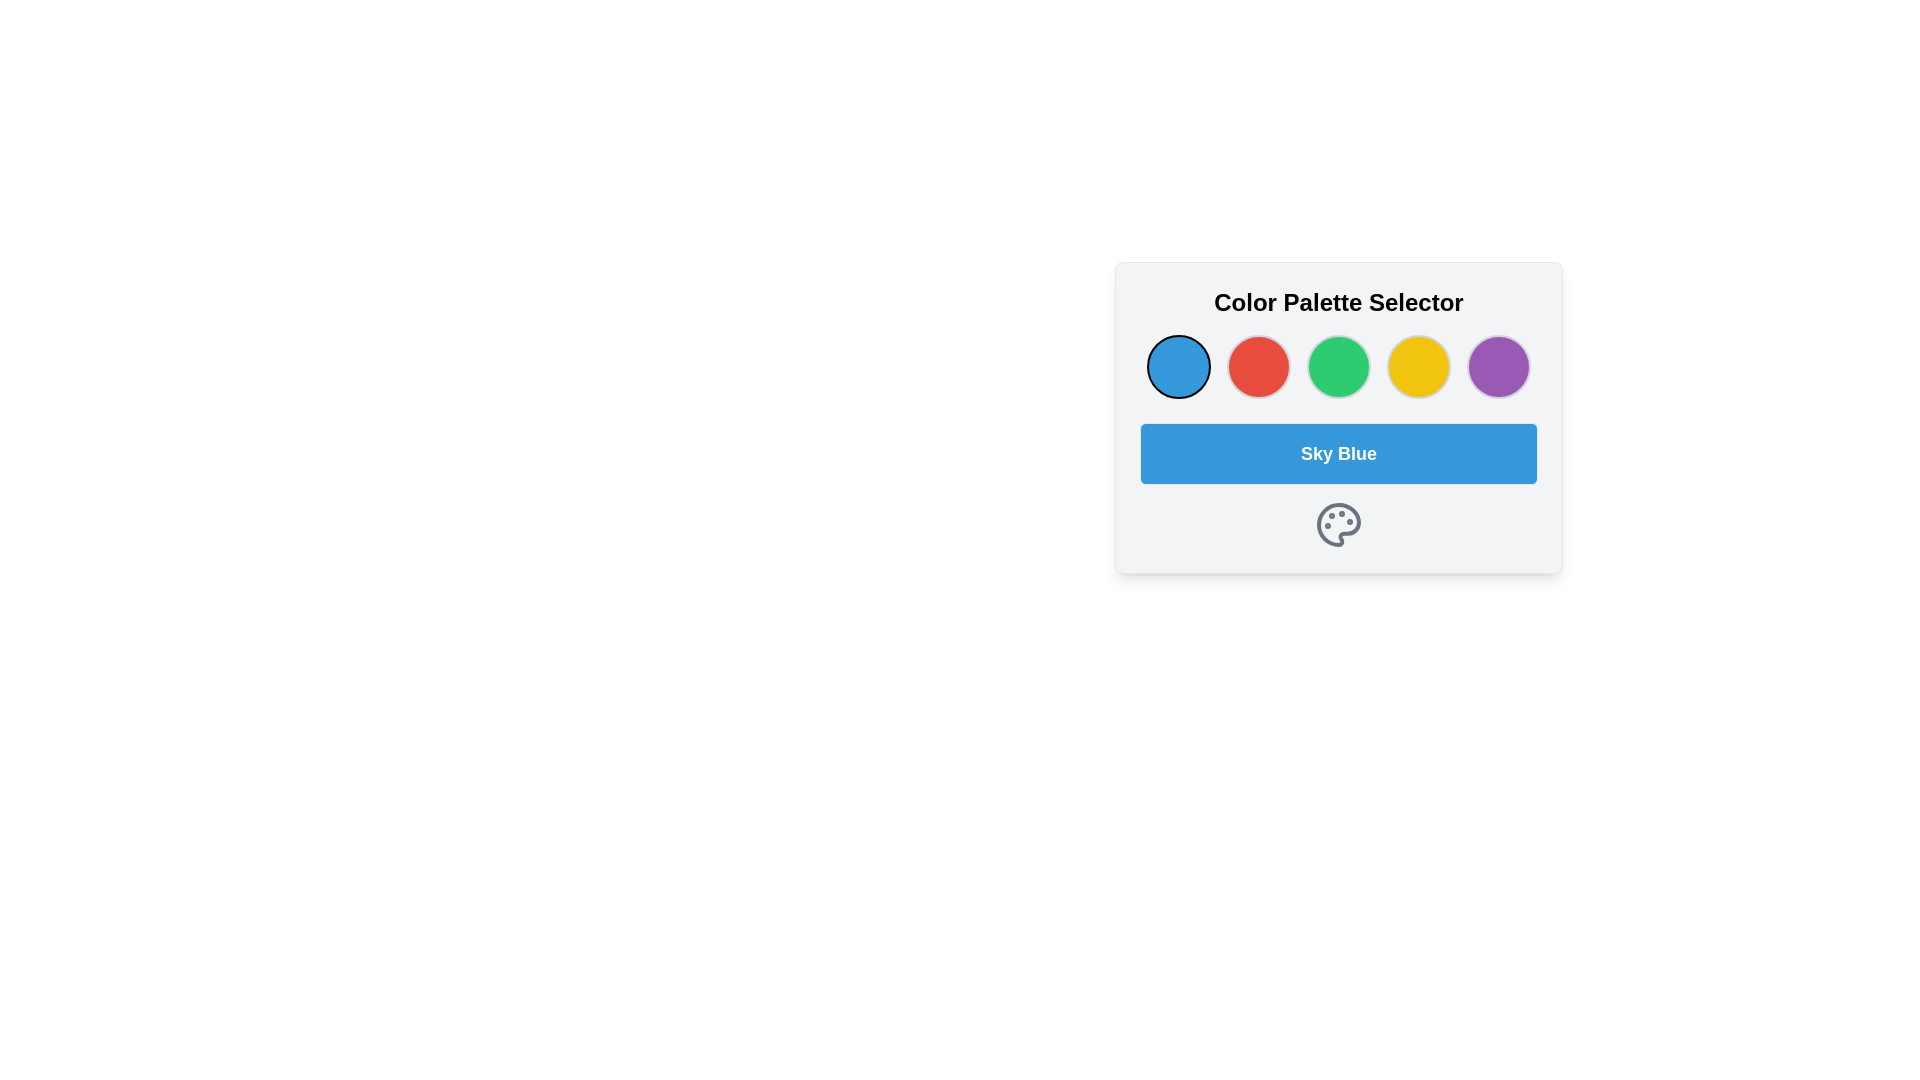  What do you see at coordinates (1257, 366) in the screenshot?
I see `the second circular button with a red background in the 'Color Palette Selector' widget to trigger a visual effect` at bounding box center [1257, 366].